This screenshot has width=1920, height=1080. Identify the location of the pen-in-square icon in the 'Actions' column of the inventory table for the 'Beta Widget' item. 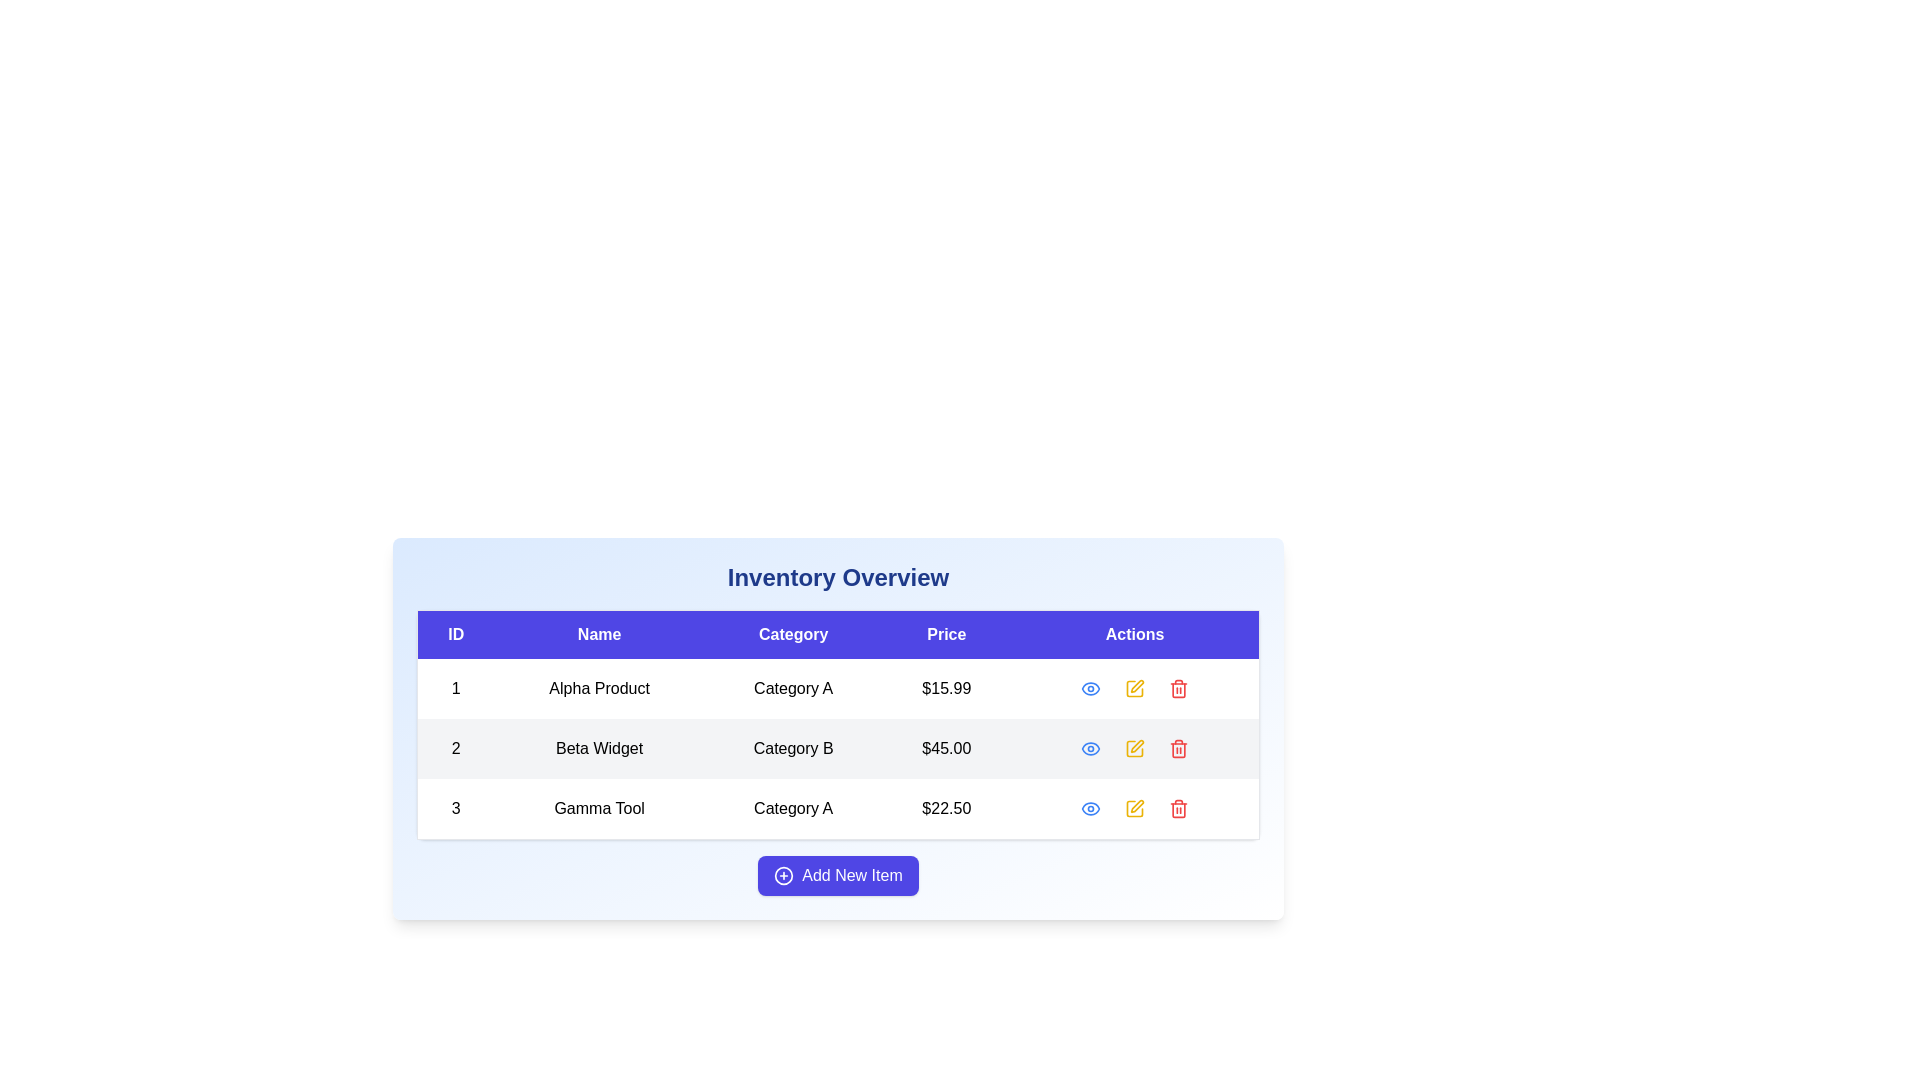
(1135, 748).